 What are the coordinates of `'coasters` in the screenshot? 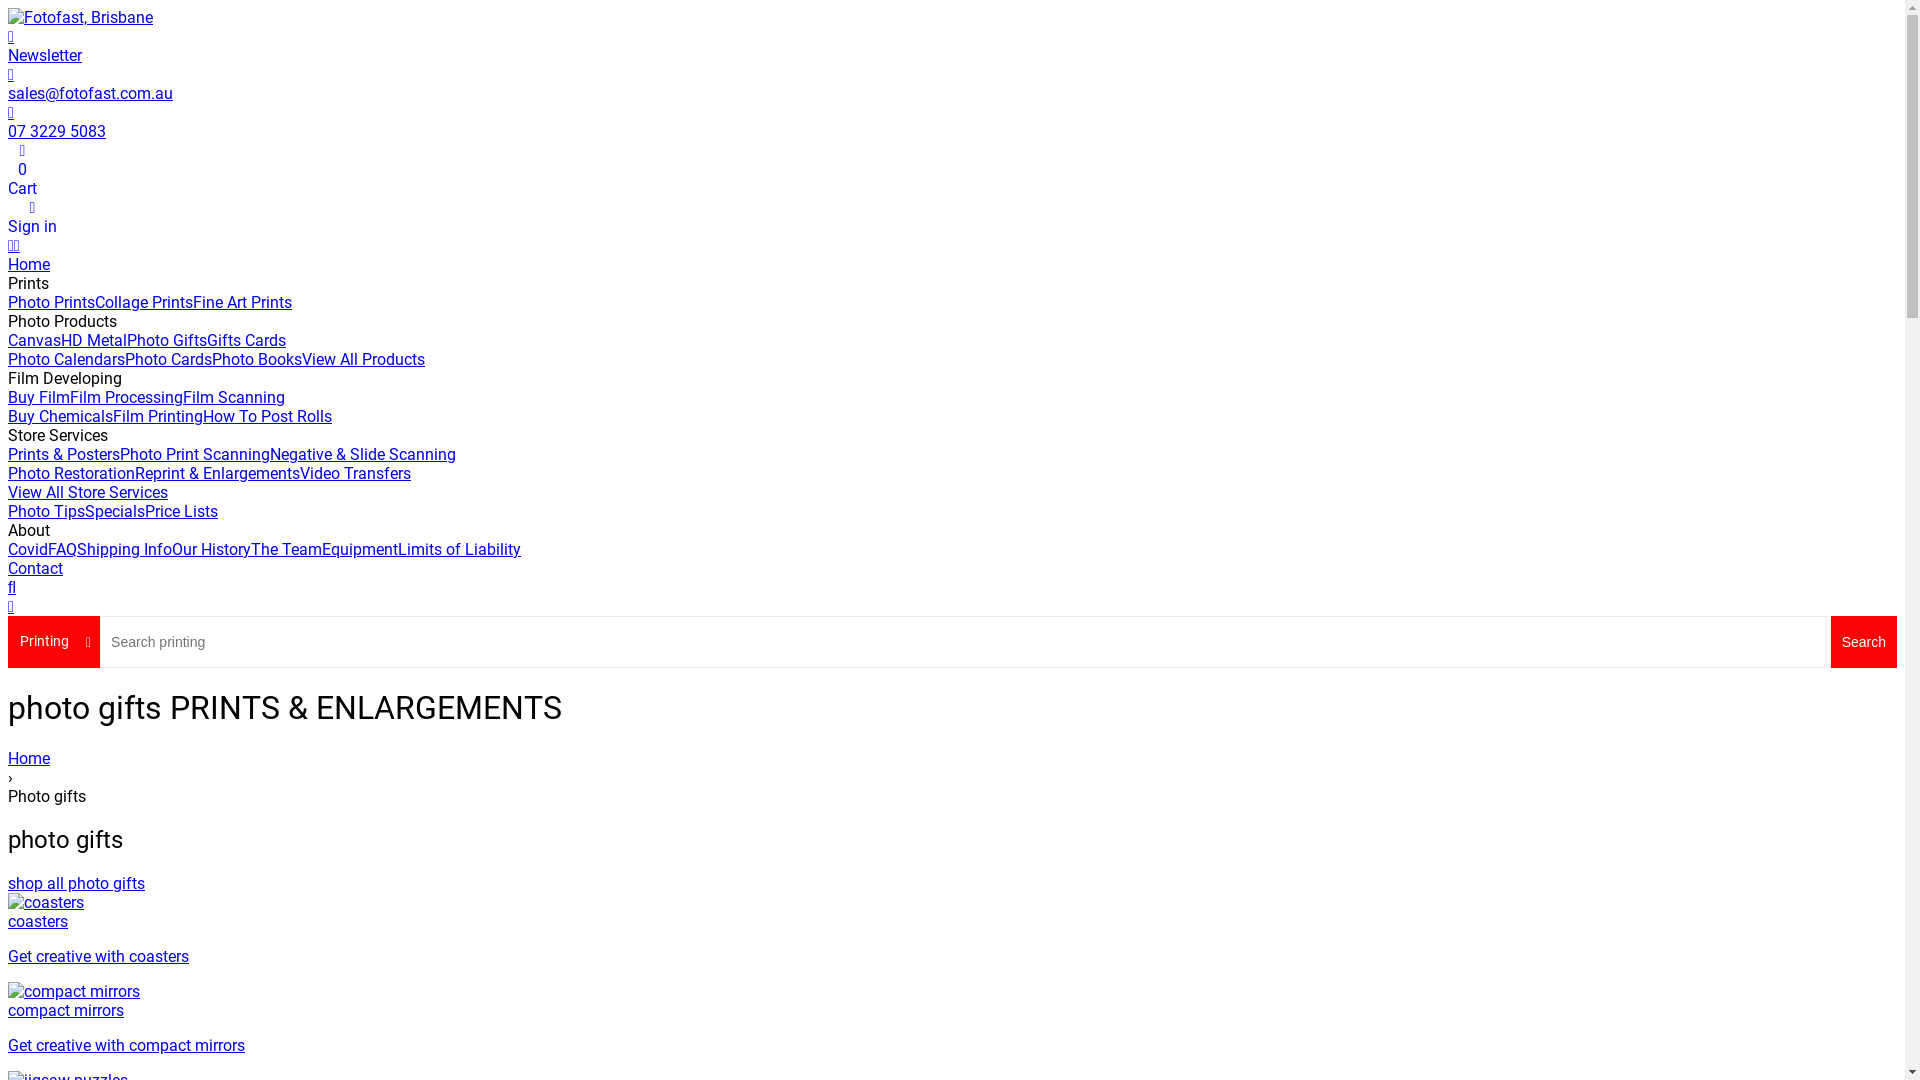 It's located at (951, 929).